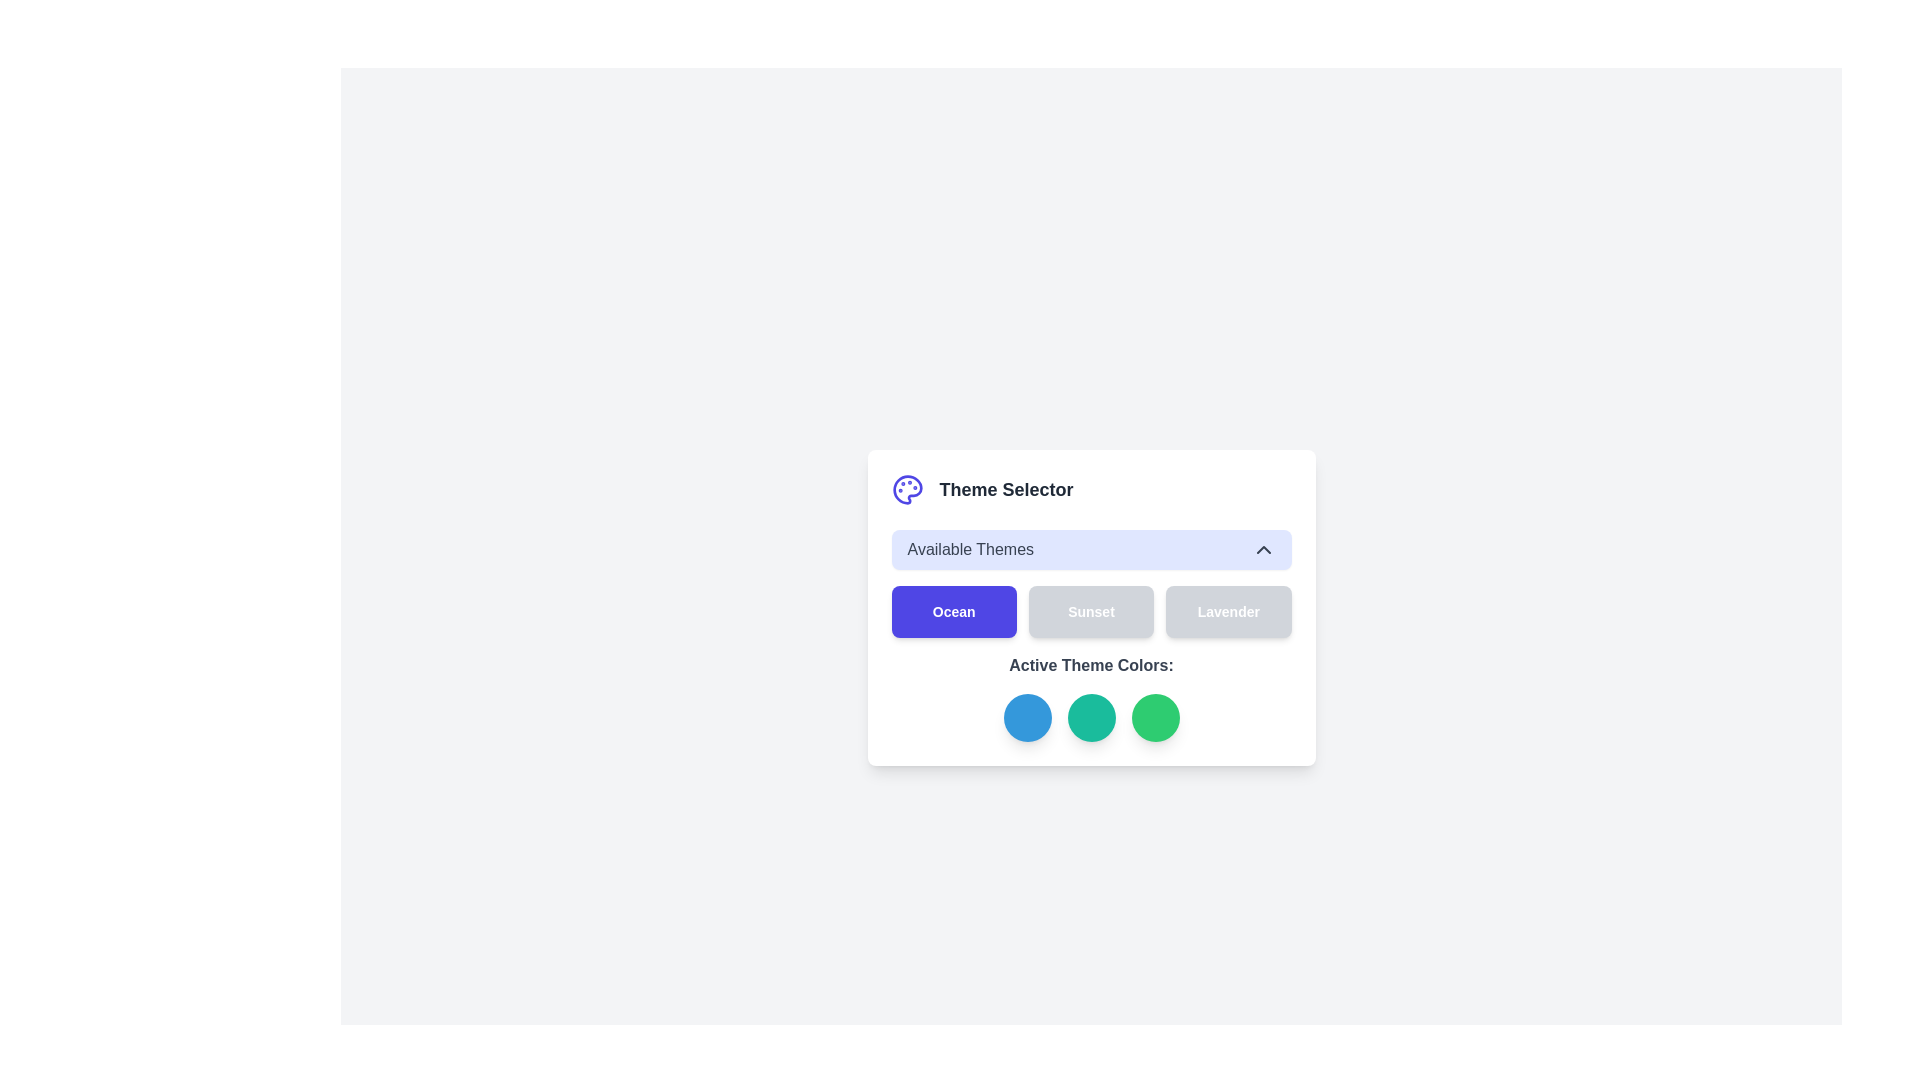 The width and height of the screenshot is (1920, 1080). Describe the element at coordinates (1090, 489) in the screenshot. I see `the title of the label with icon that serves as the heading for the theme selection section for accessibility` at that location.